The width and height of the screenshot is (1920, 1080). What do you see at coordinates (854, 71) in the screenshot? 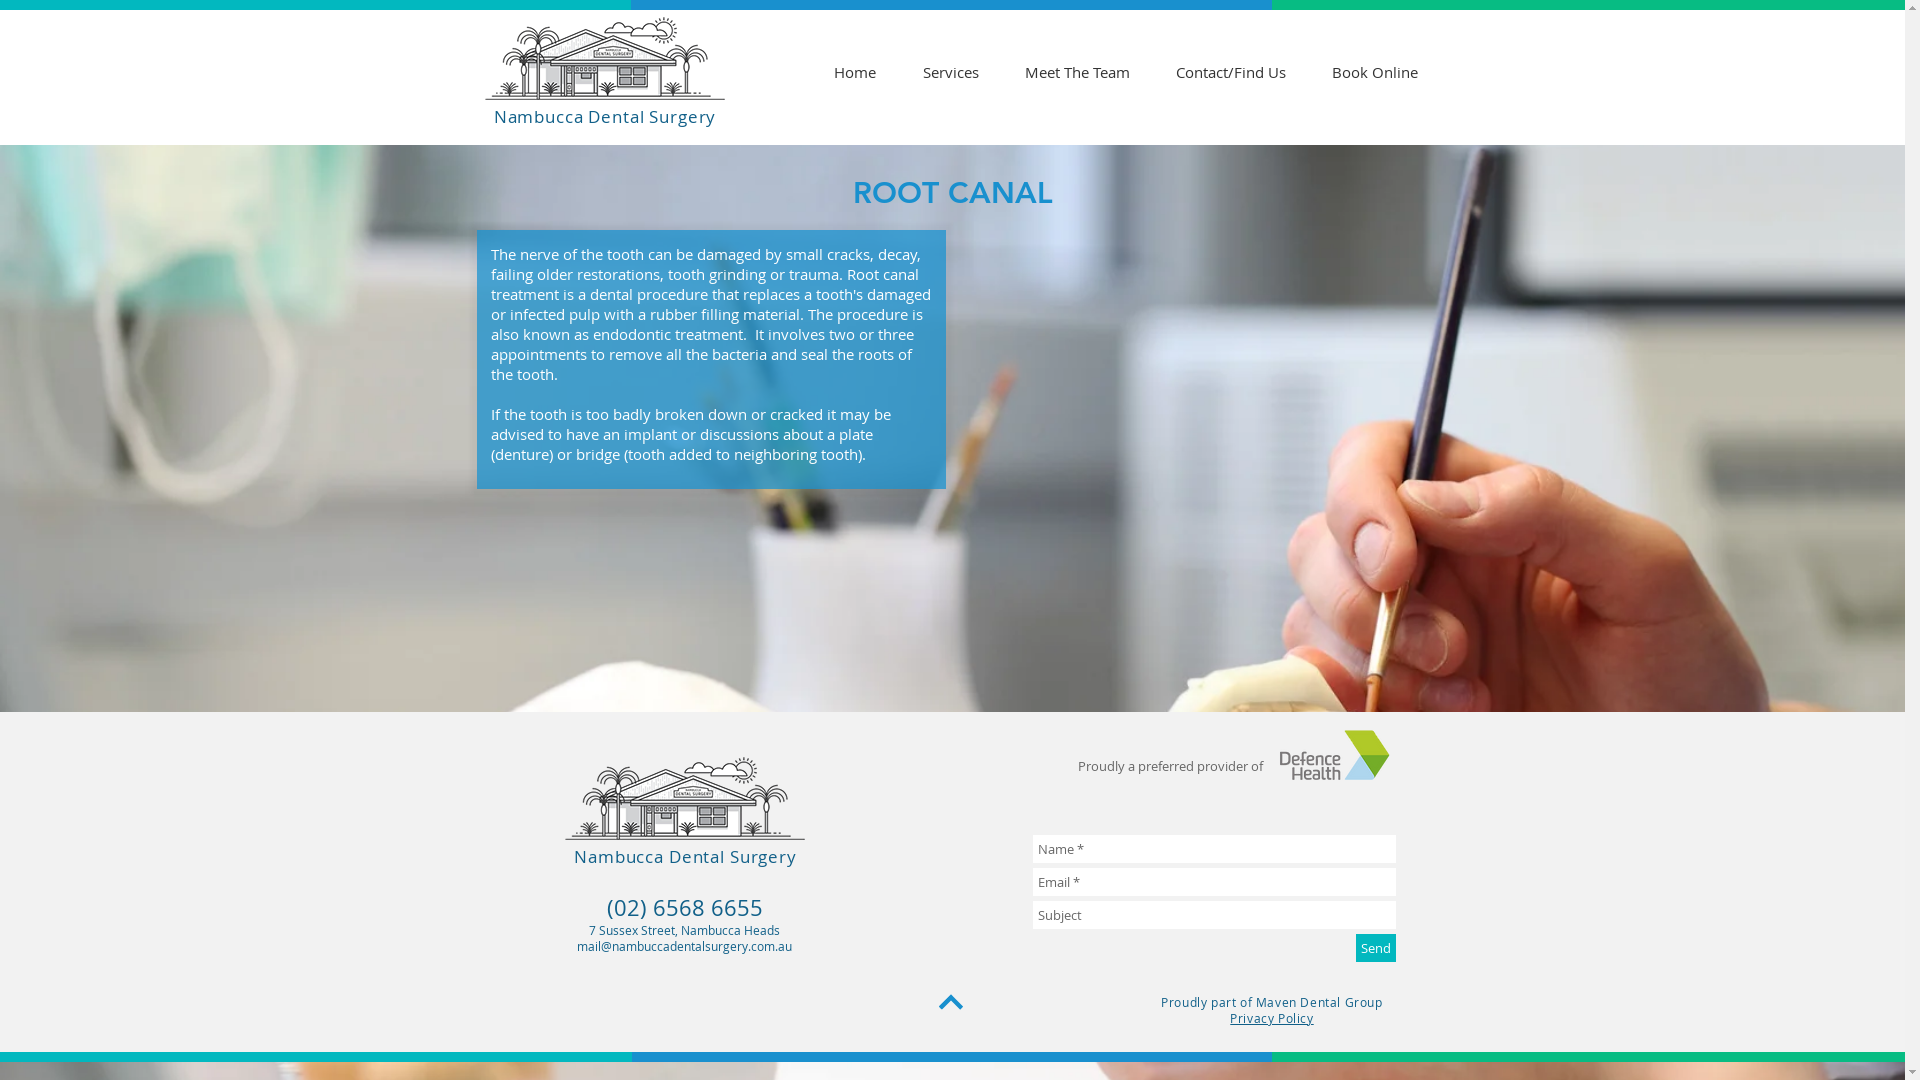
I see `'Home'` at bounding box center [854, 71].